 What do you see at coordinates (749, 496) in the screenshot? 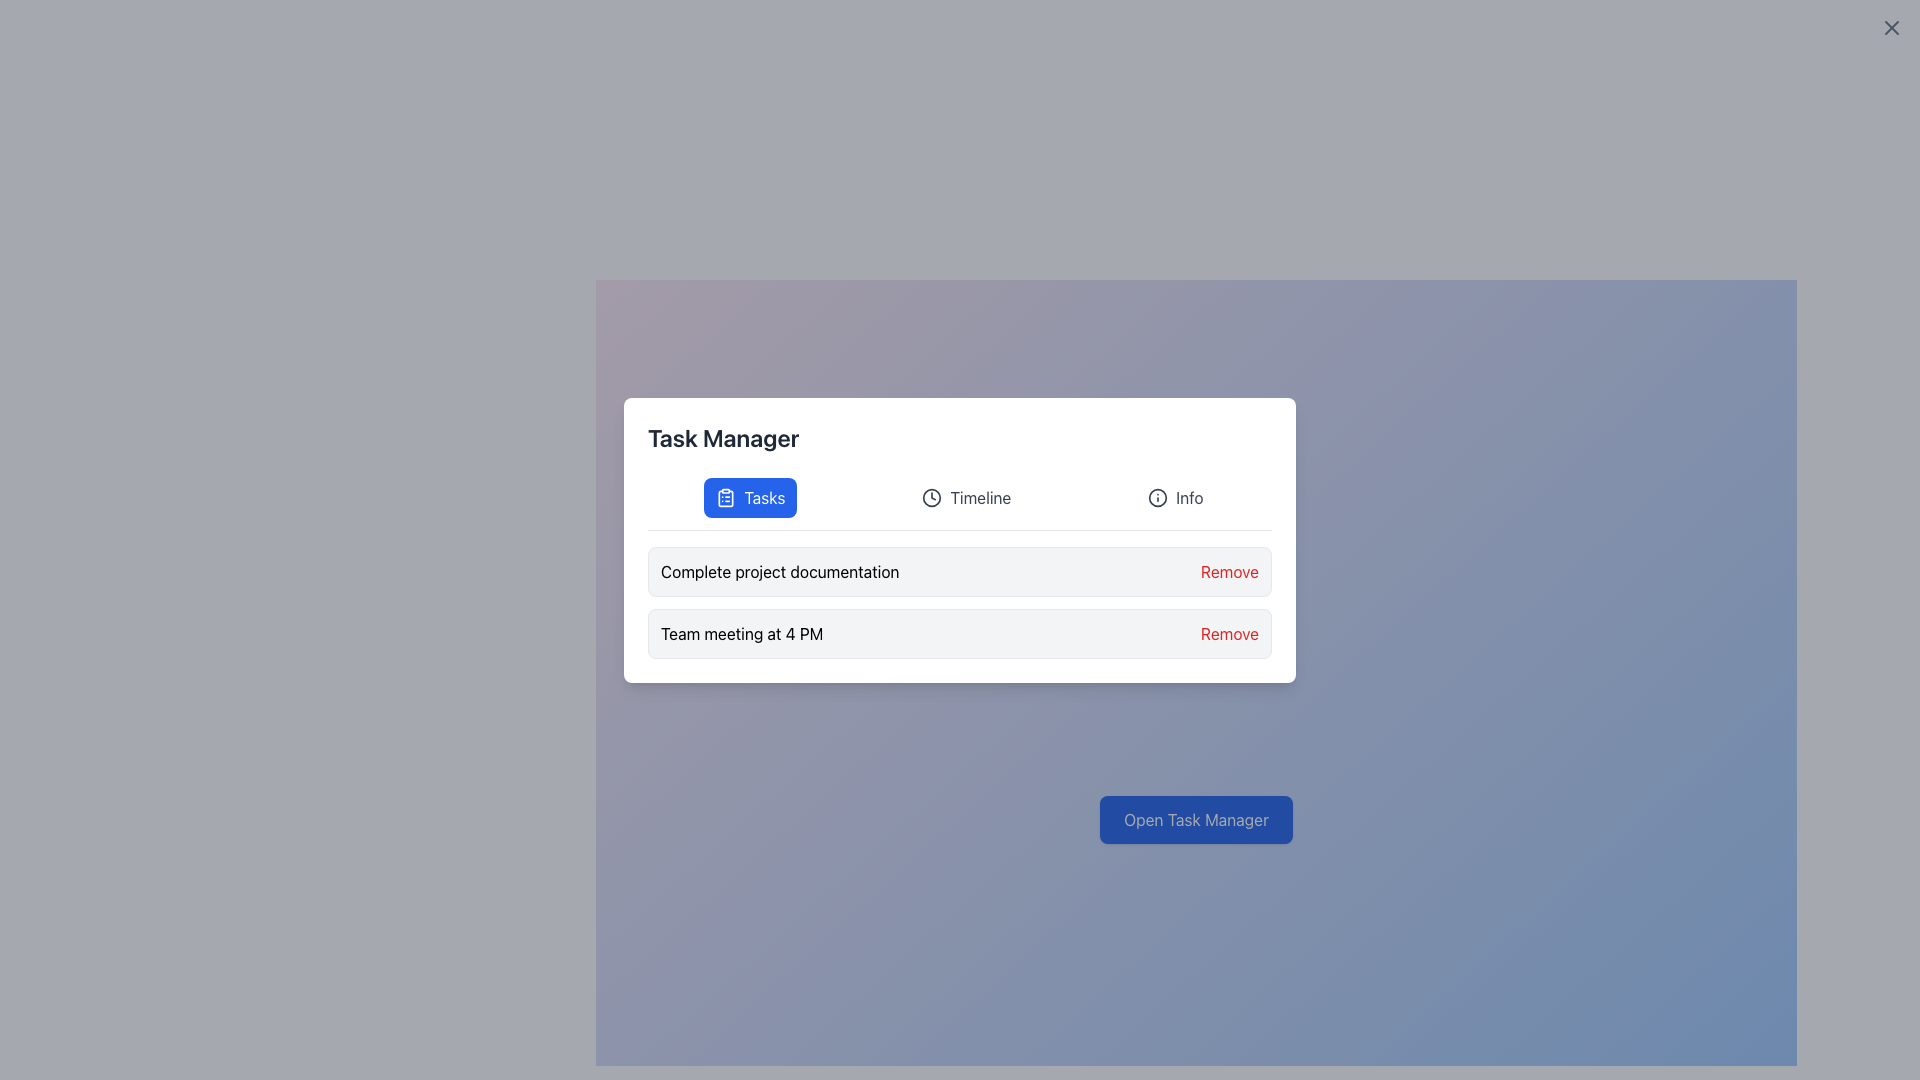
I see `the blue 'Tasks' button with white text and a clipboard icon` at bounding box center [749, 496].